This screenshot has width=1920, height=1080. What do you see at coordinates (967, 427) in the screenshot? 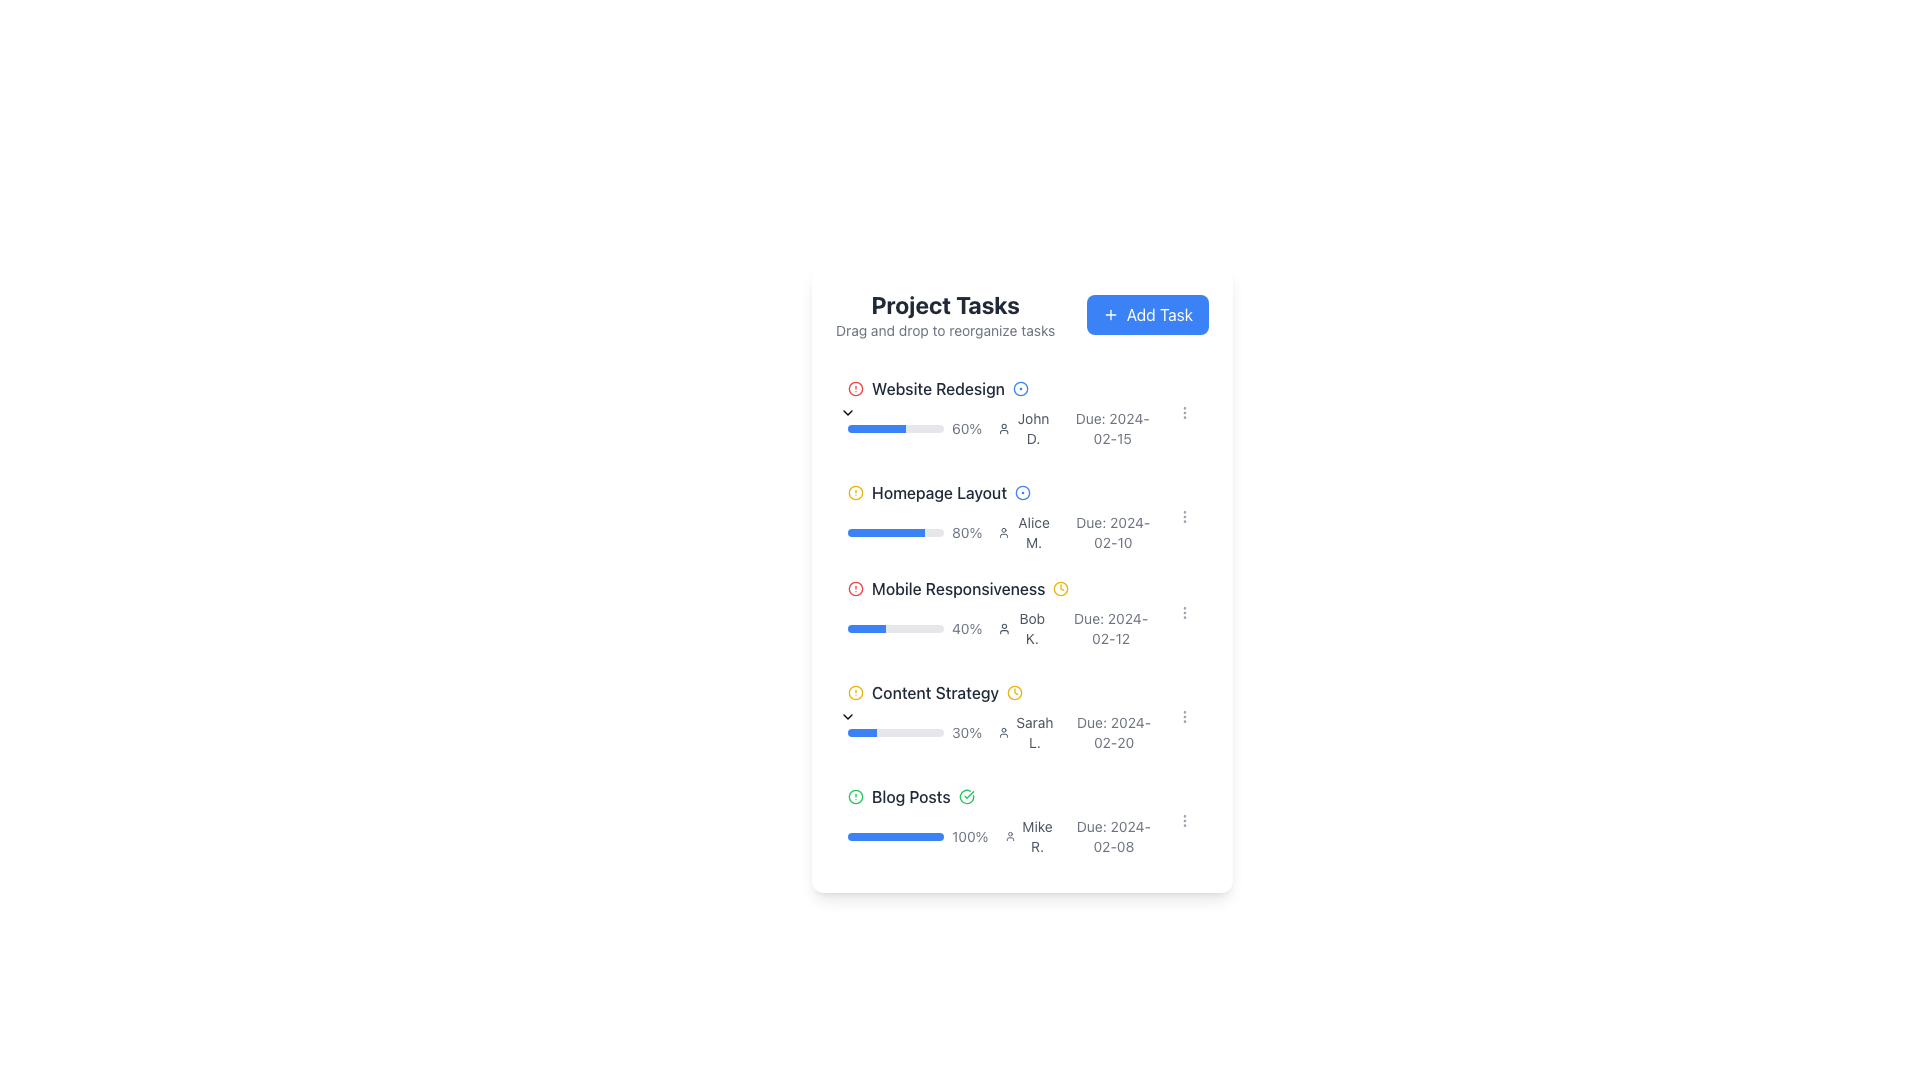
I see `the completion percentage label for the 'Website Redesign' task, which is located to the right of the progress bar in the second row of the item` at bounding box center [967, 427].